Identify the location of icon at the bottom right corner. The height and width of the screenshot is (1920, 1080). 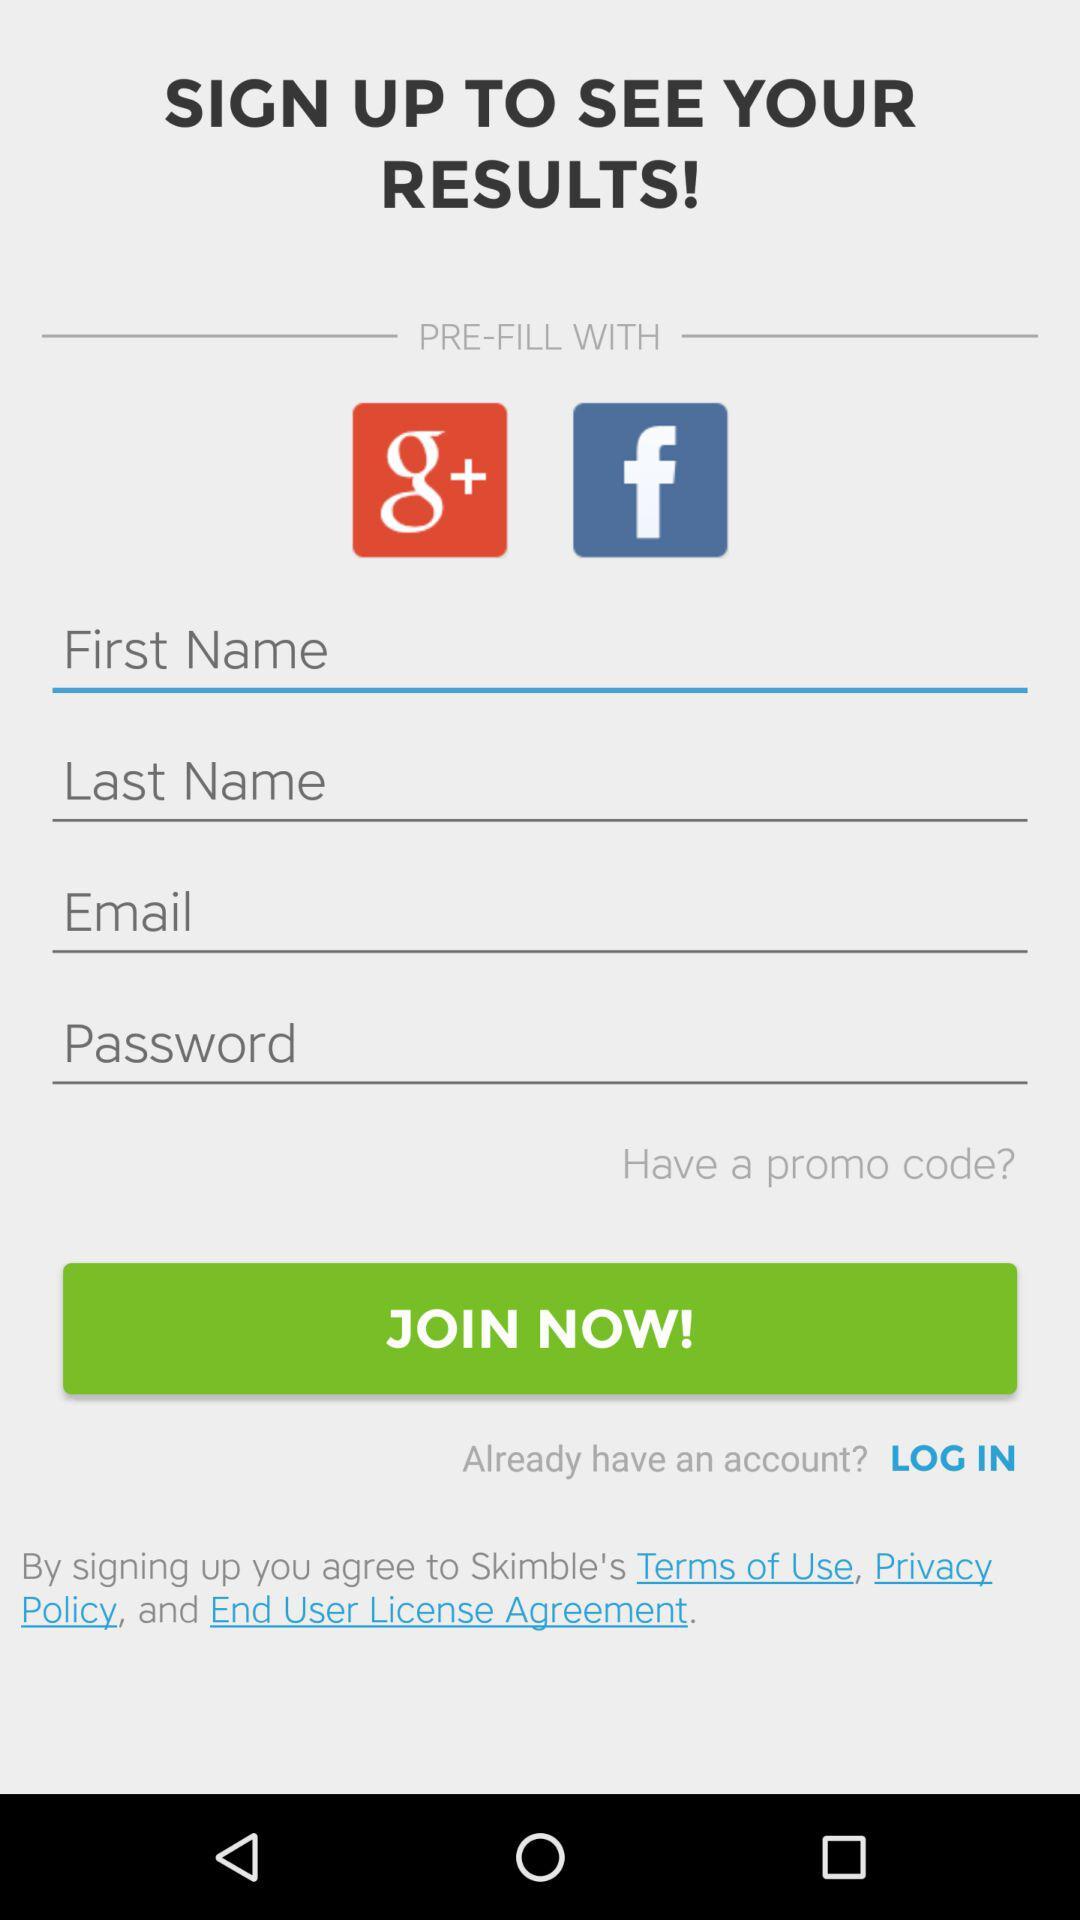
(952, 1458).